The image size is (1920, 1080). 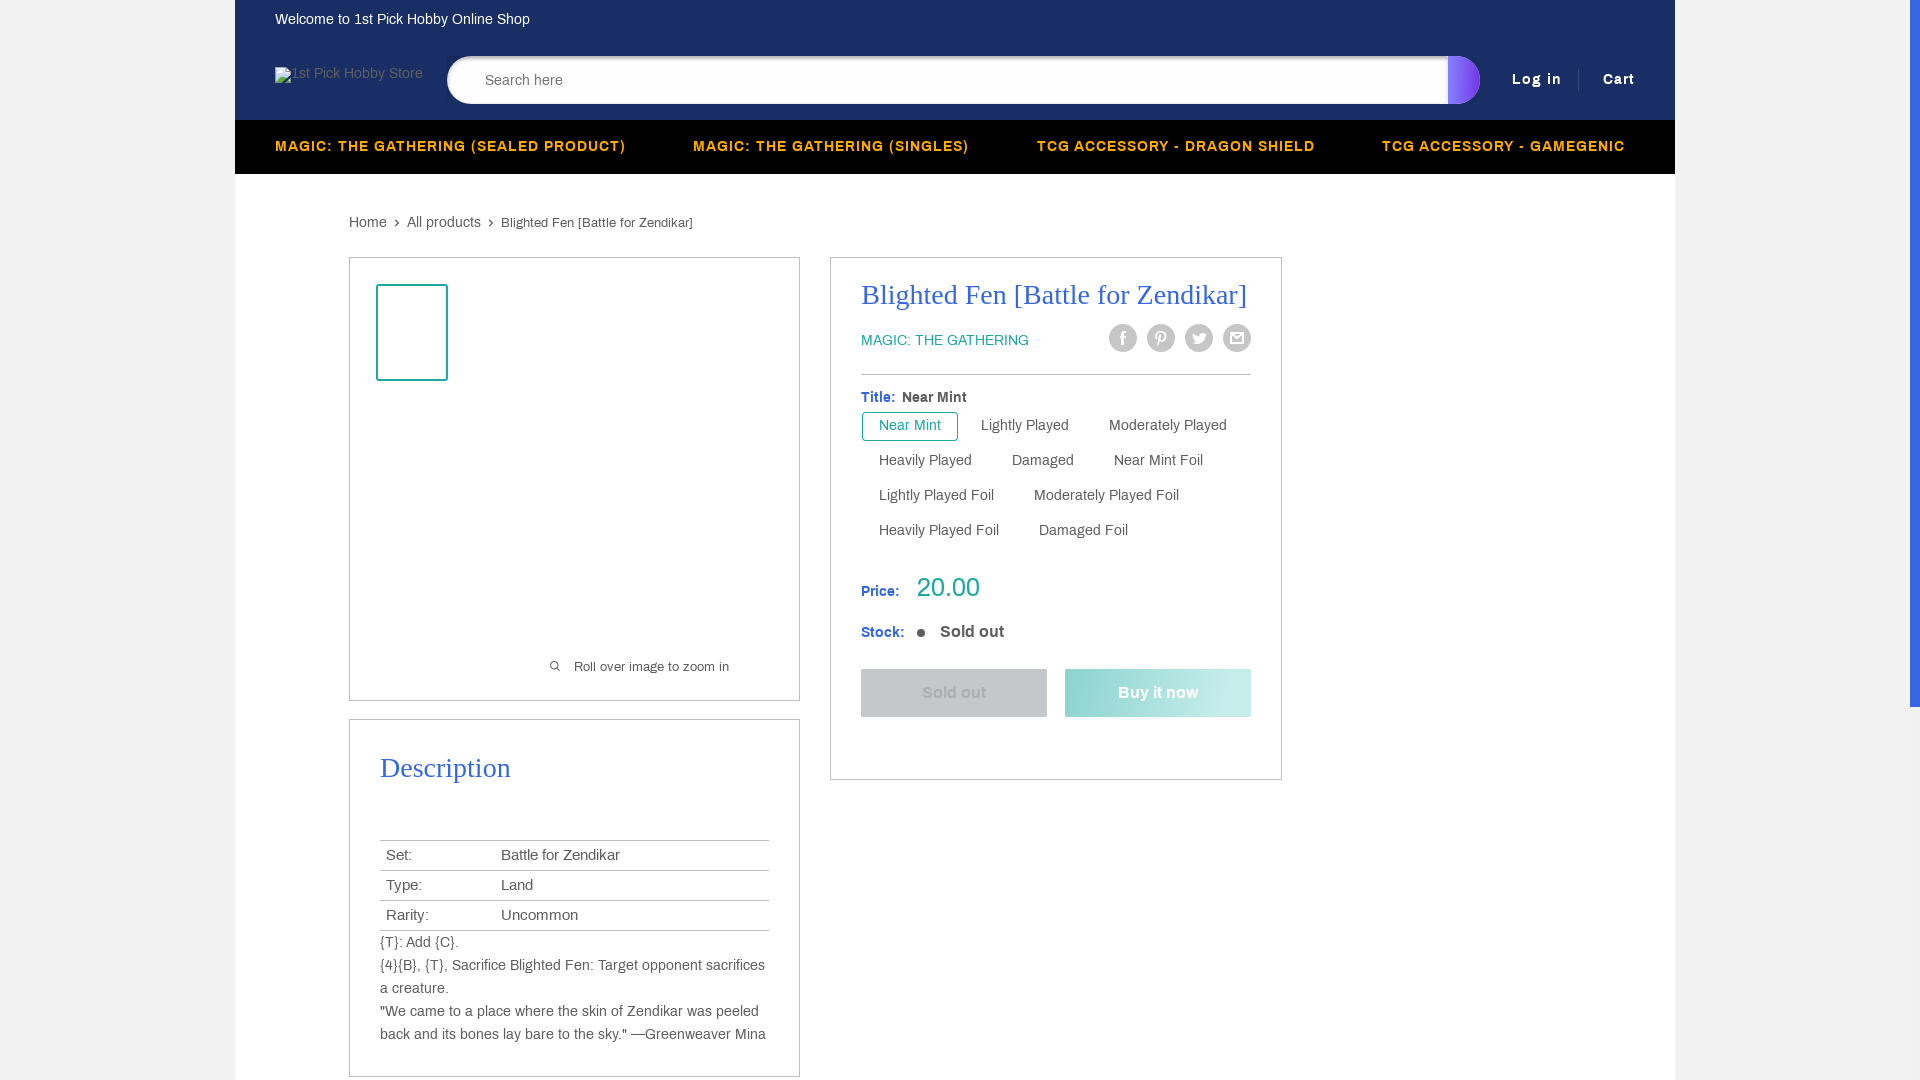 What do you see at coordinates (944, 339) in the screenshot?
I see `'MAGIC: THE GATHERING'` at bounding box center [944, 339].